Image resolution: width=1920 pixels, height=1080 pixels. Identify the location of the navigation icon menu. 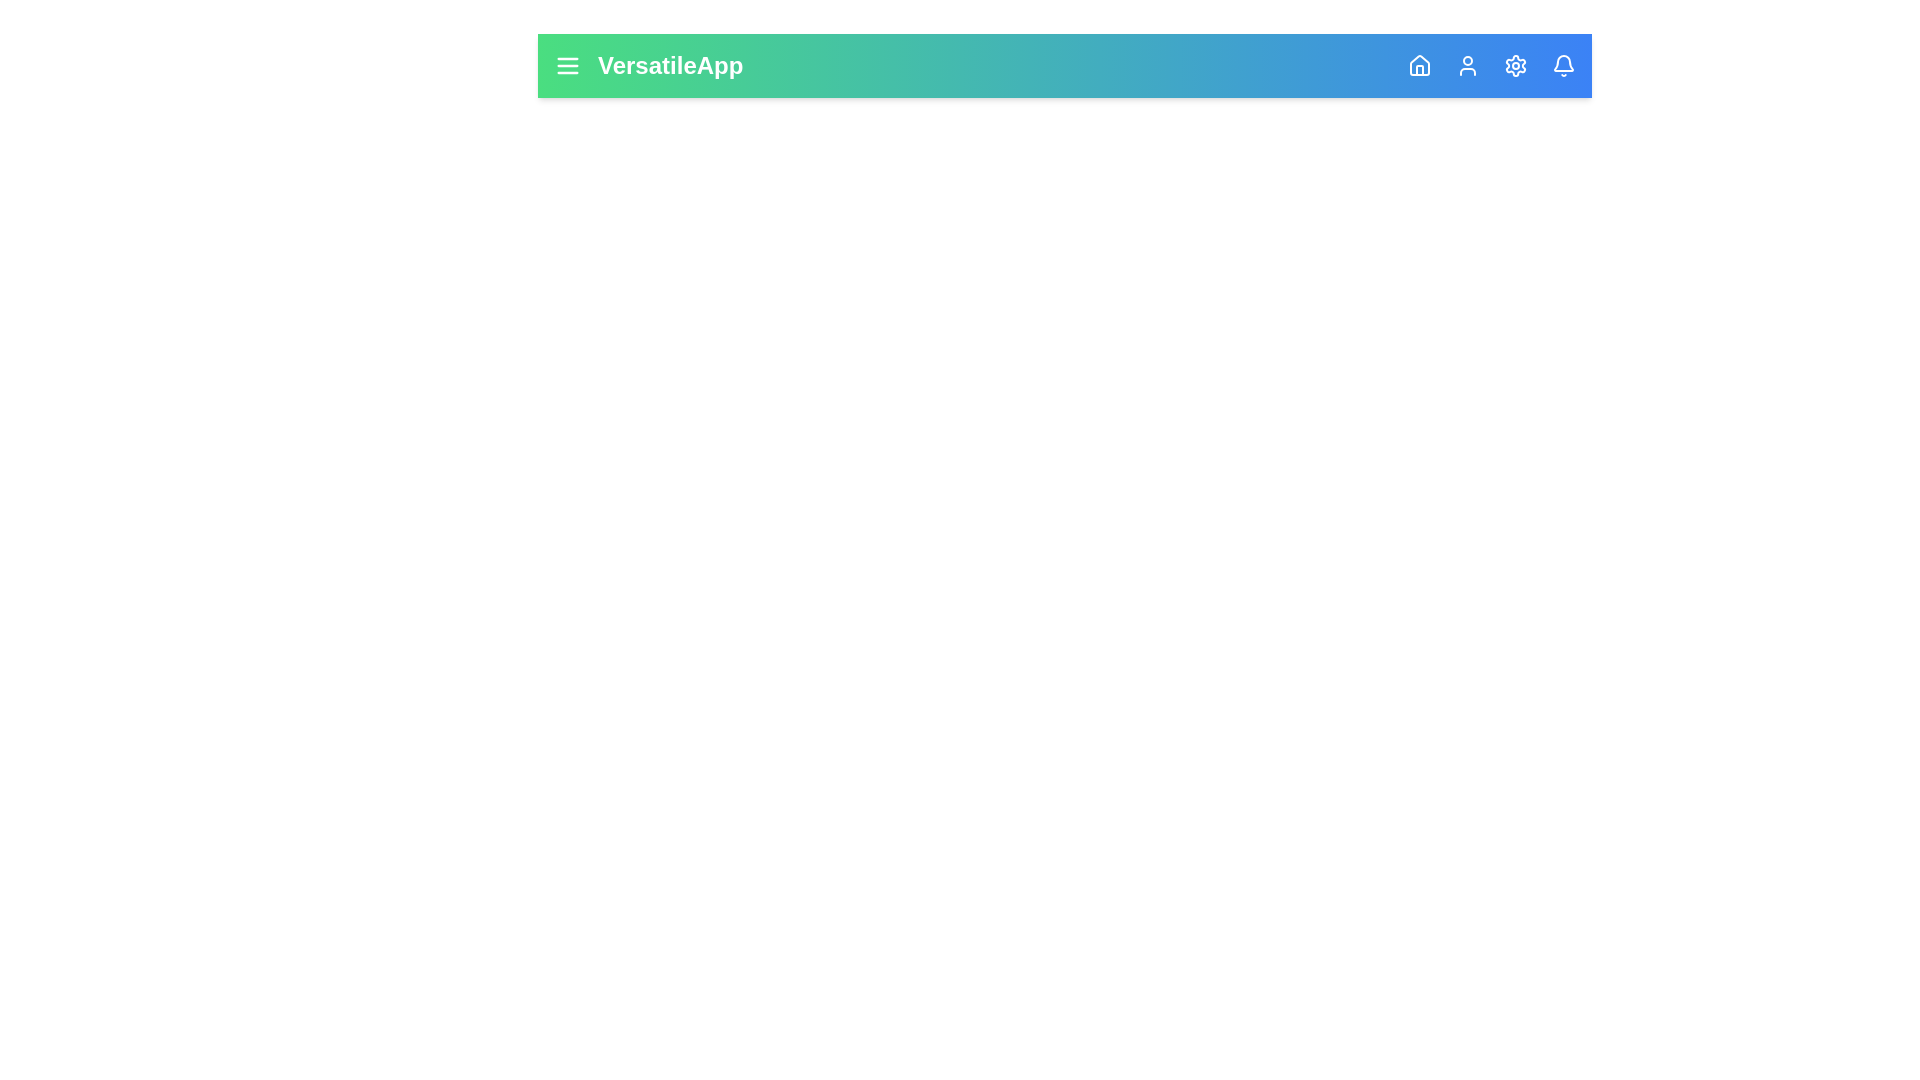
(566, 64).